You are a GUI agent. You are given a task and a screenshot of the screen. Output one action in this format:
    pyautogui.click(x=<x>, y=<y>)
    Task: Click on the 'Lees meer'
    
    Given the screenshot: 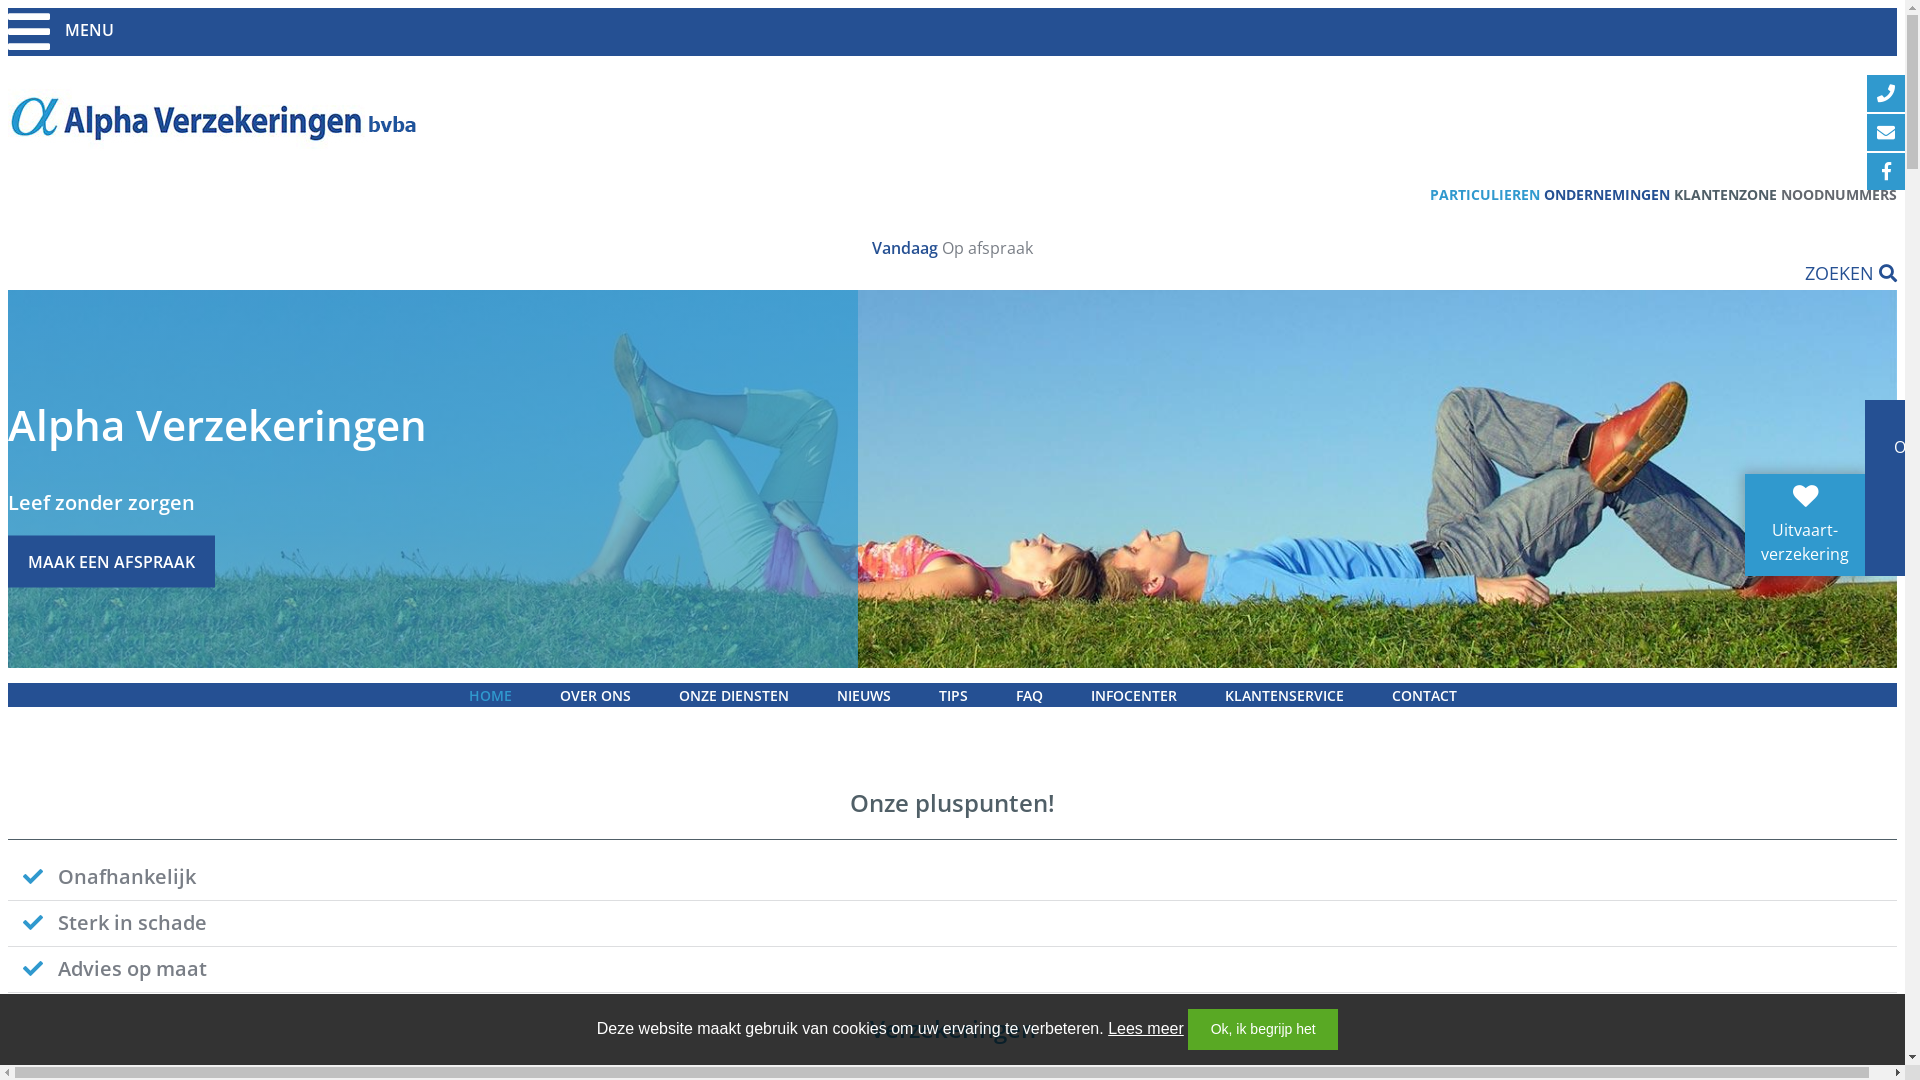 What is the action you would take?
    pyautogui.click(x=1146, y=1028)
    